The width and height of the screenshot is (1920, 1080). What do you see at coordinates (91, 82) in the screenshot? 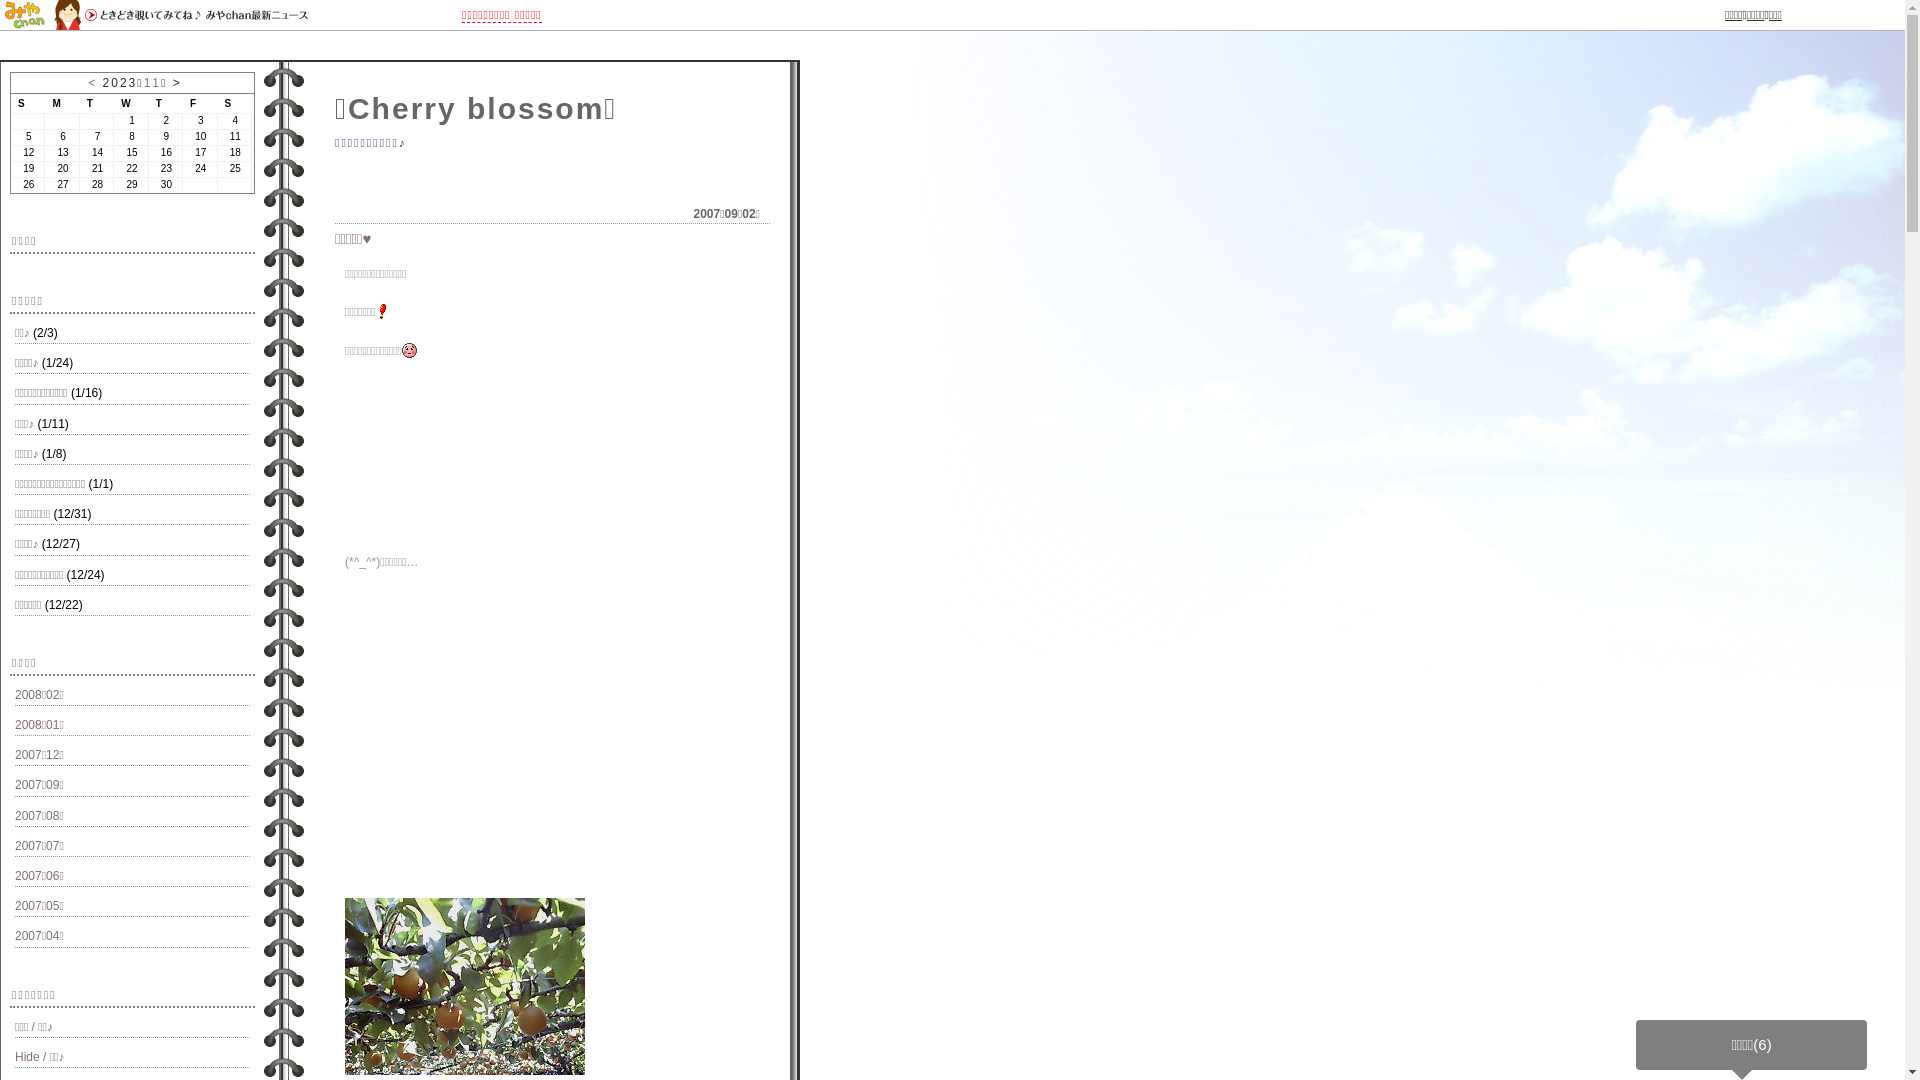
I see `'<'` at bounding box center [91, 82].